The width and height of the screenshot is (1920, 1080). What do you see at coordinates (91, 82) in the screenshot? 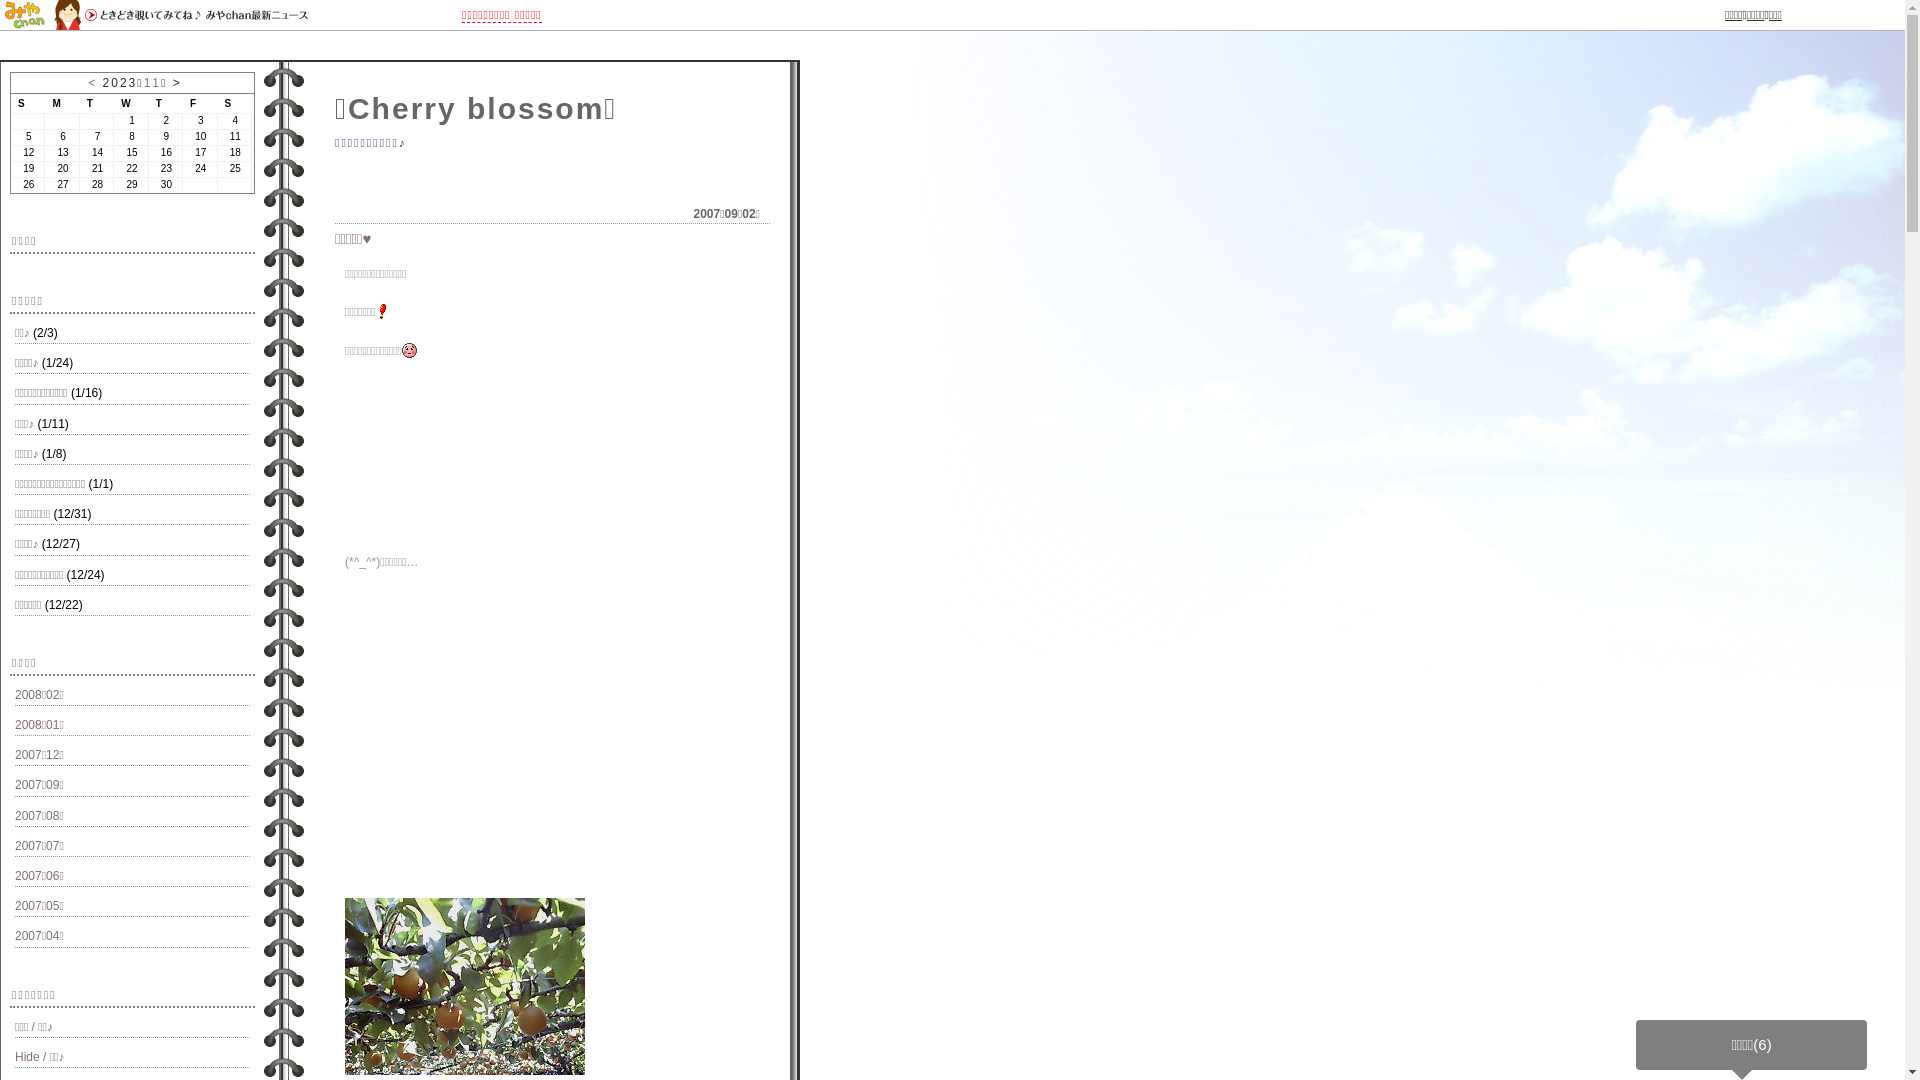
I see `'<'` at bounding box center [91, 82].